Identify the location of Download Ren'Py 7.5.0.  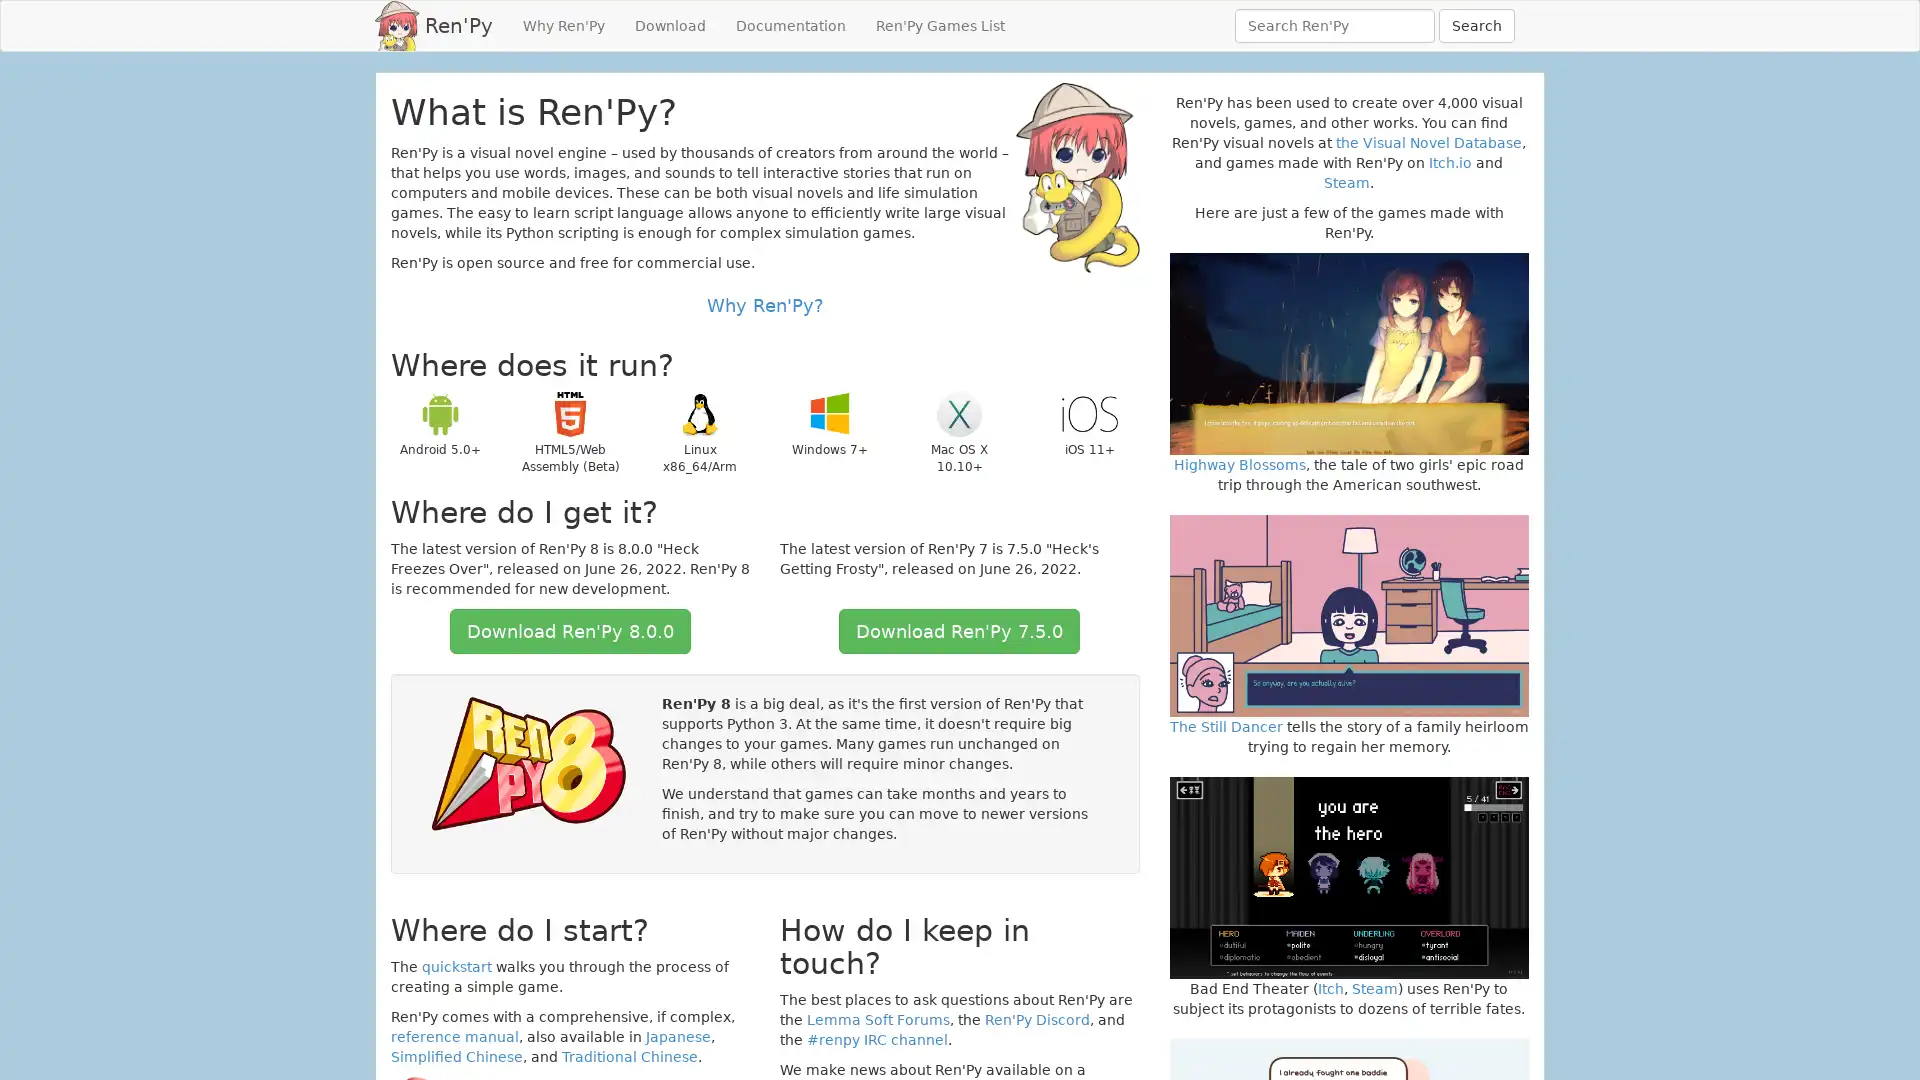
(958, 631).